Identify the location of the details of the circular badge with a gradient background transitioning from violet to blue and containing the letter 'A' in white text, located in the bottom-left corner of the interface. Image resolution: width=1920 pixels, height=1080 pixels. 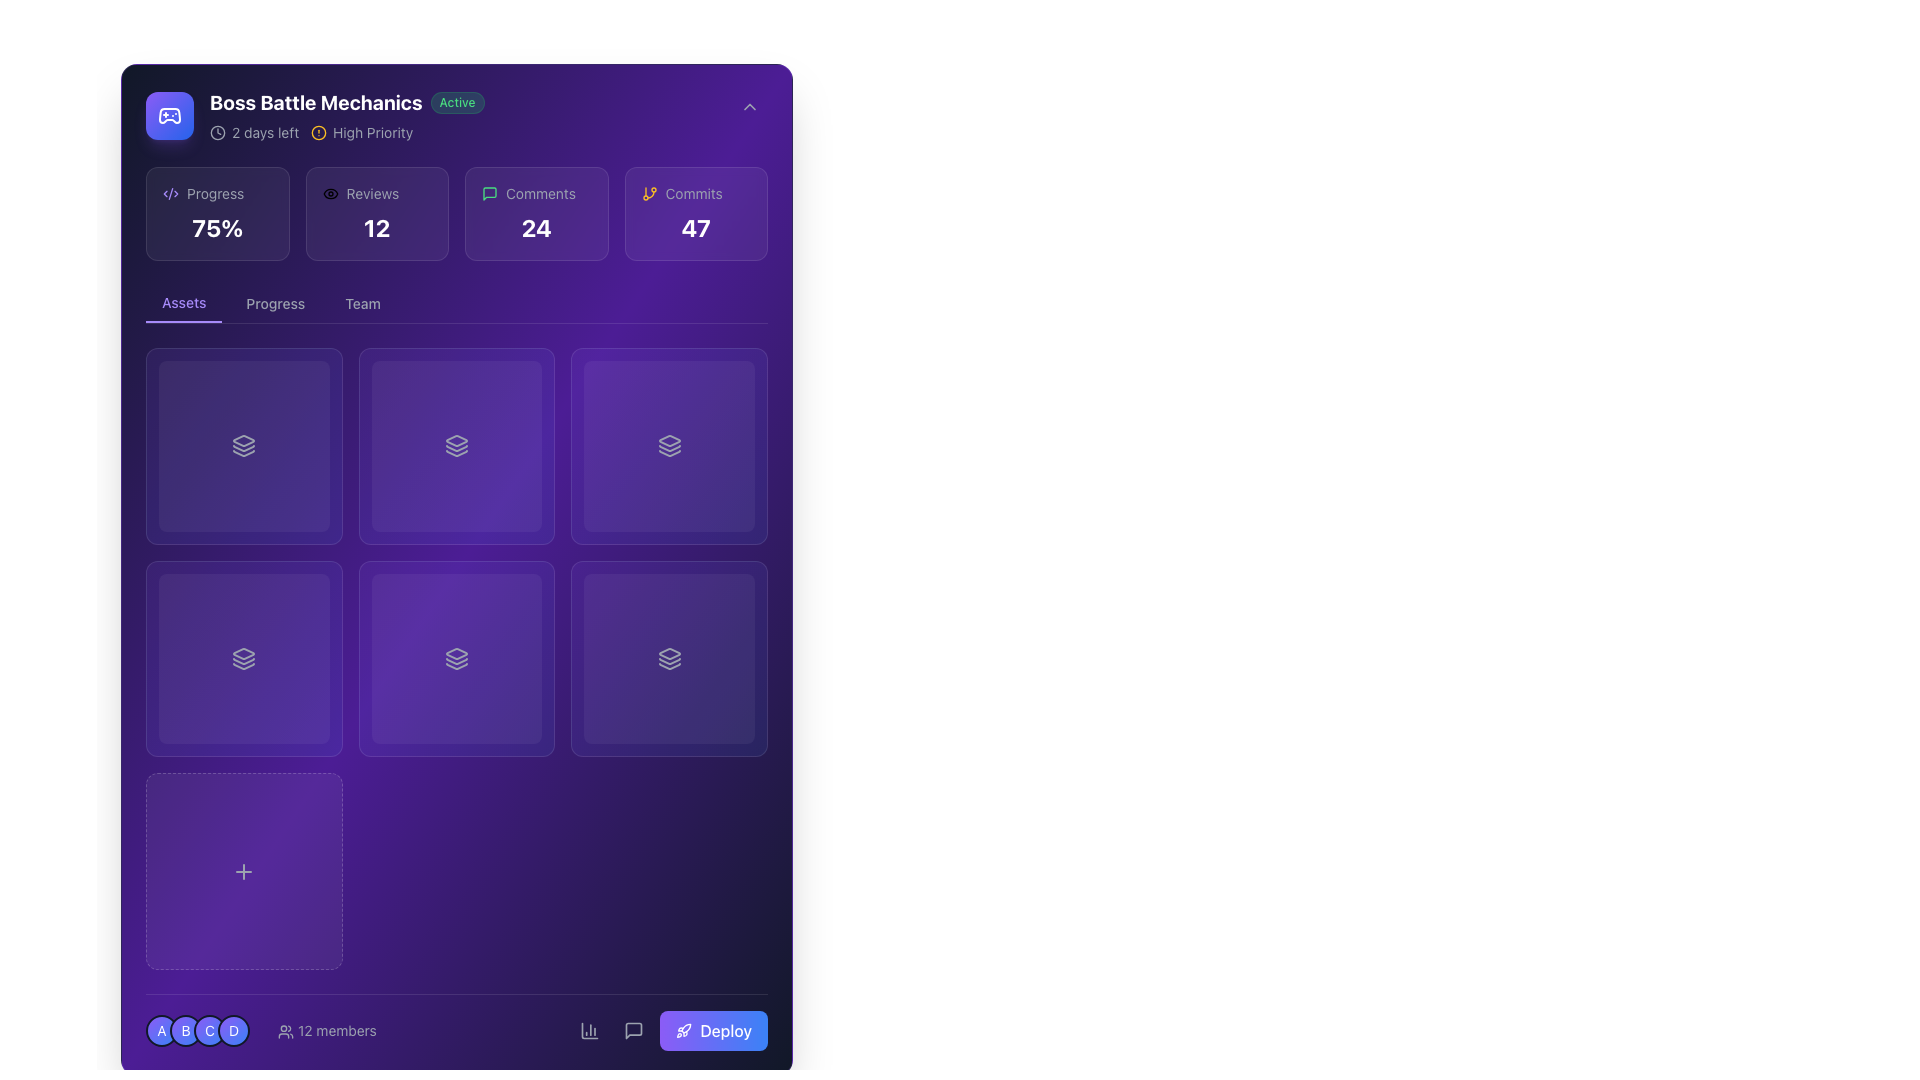
(162, 1030).